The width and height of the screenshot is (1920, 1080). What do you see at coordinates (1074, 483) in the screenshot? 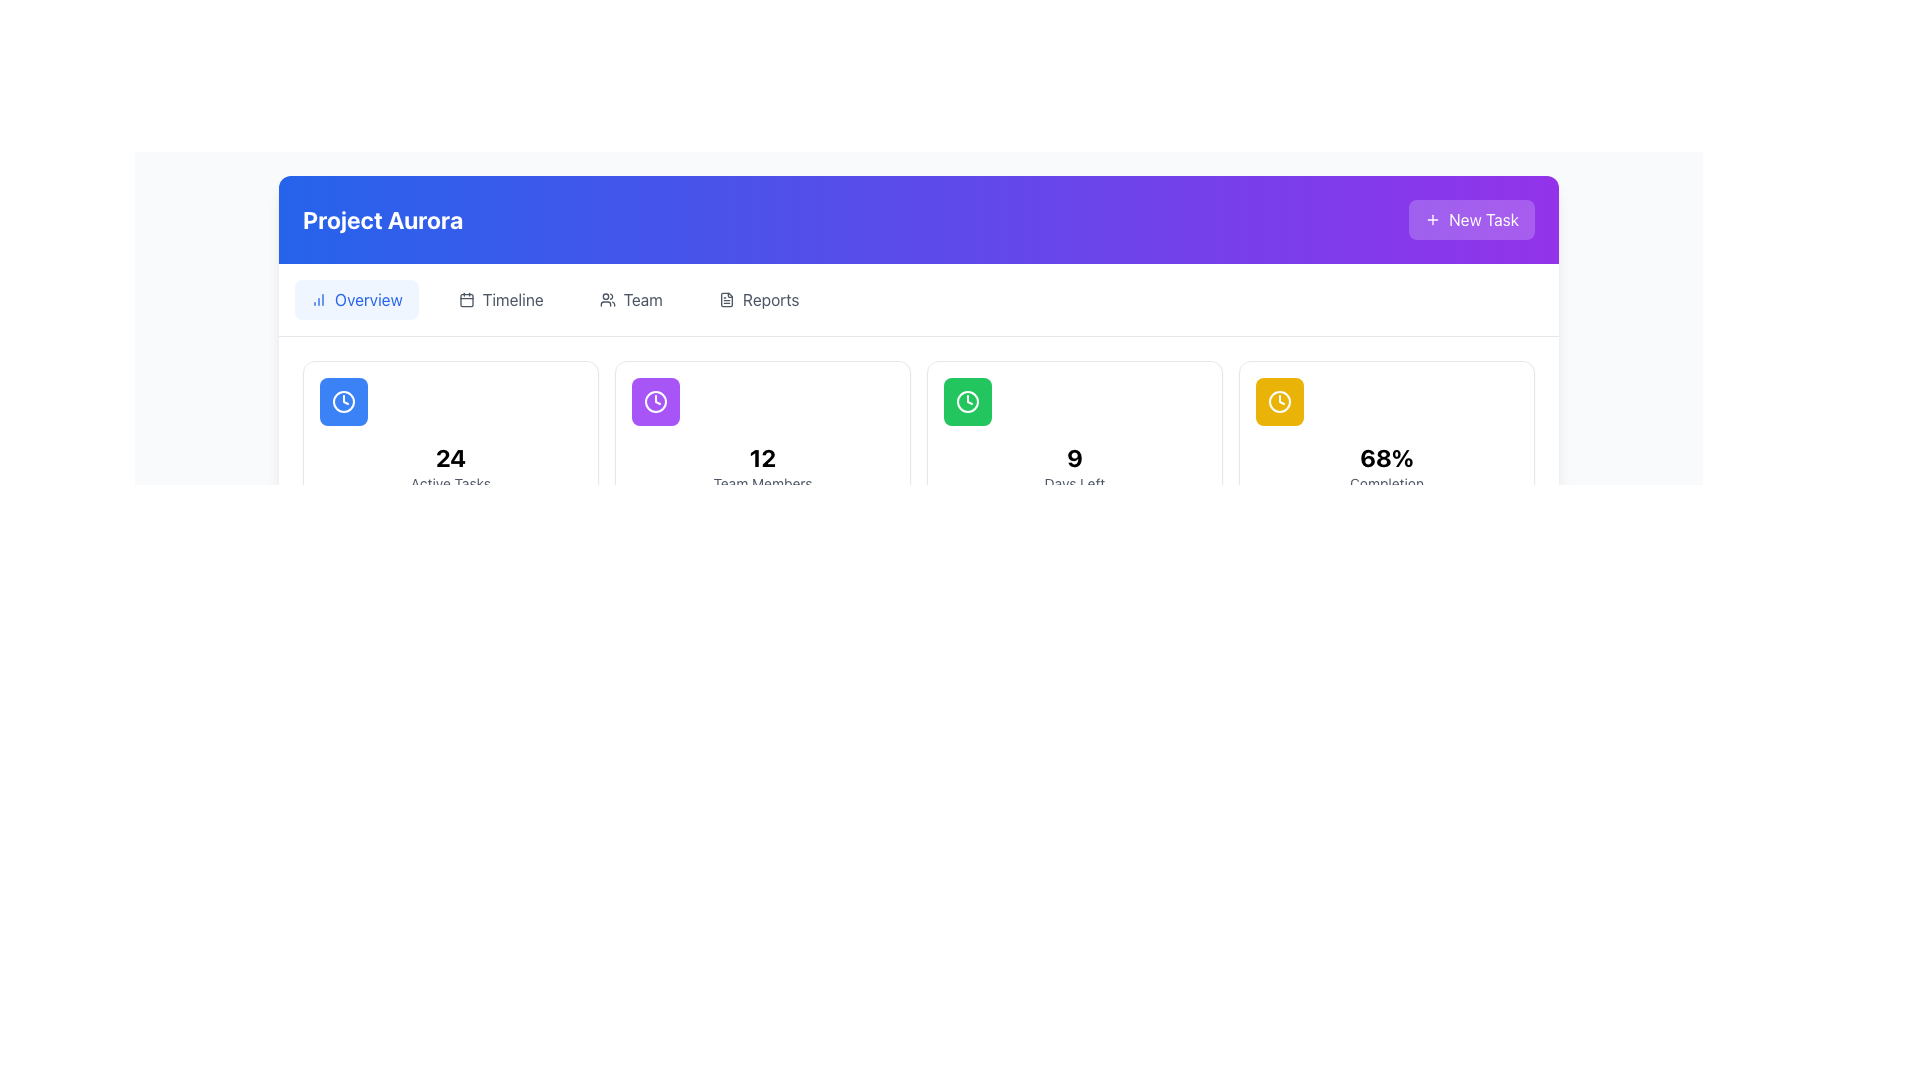
I see `the gray text label reading 'Days Left' located within the third card from the left, beneath the bold numeral '9'` at bounding box center [1074, 483].